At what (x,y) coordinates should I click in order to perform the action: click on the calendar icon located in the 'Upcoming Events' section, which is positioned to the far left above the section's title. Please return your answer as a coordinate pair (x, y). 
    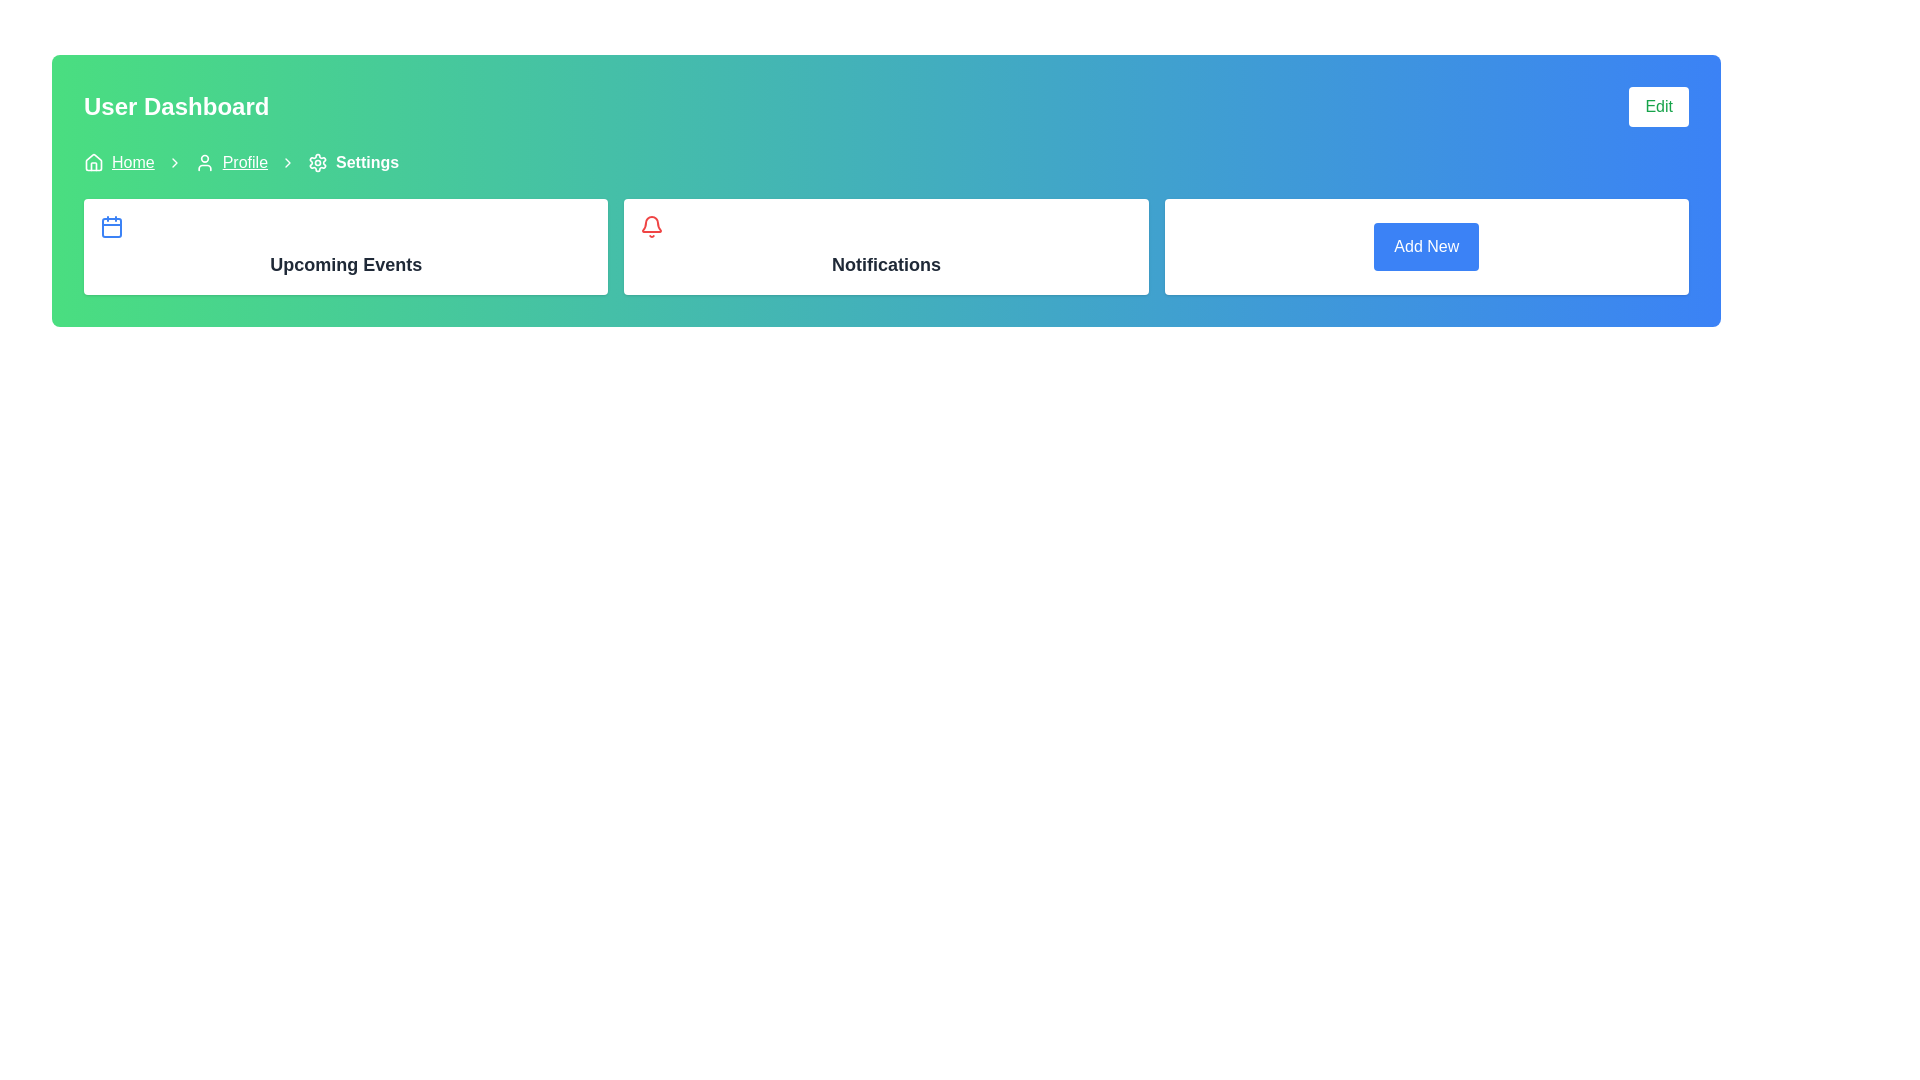
    Looking at the image, I should click on (110, 226).